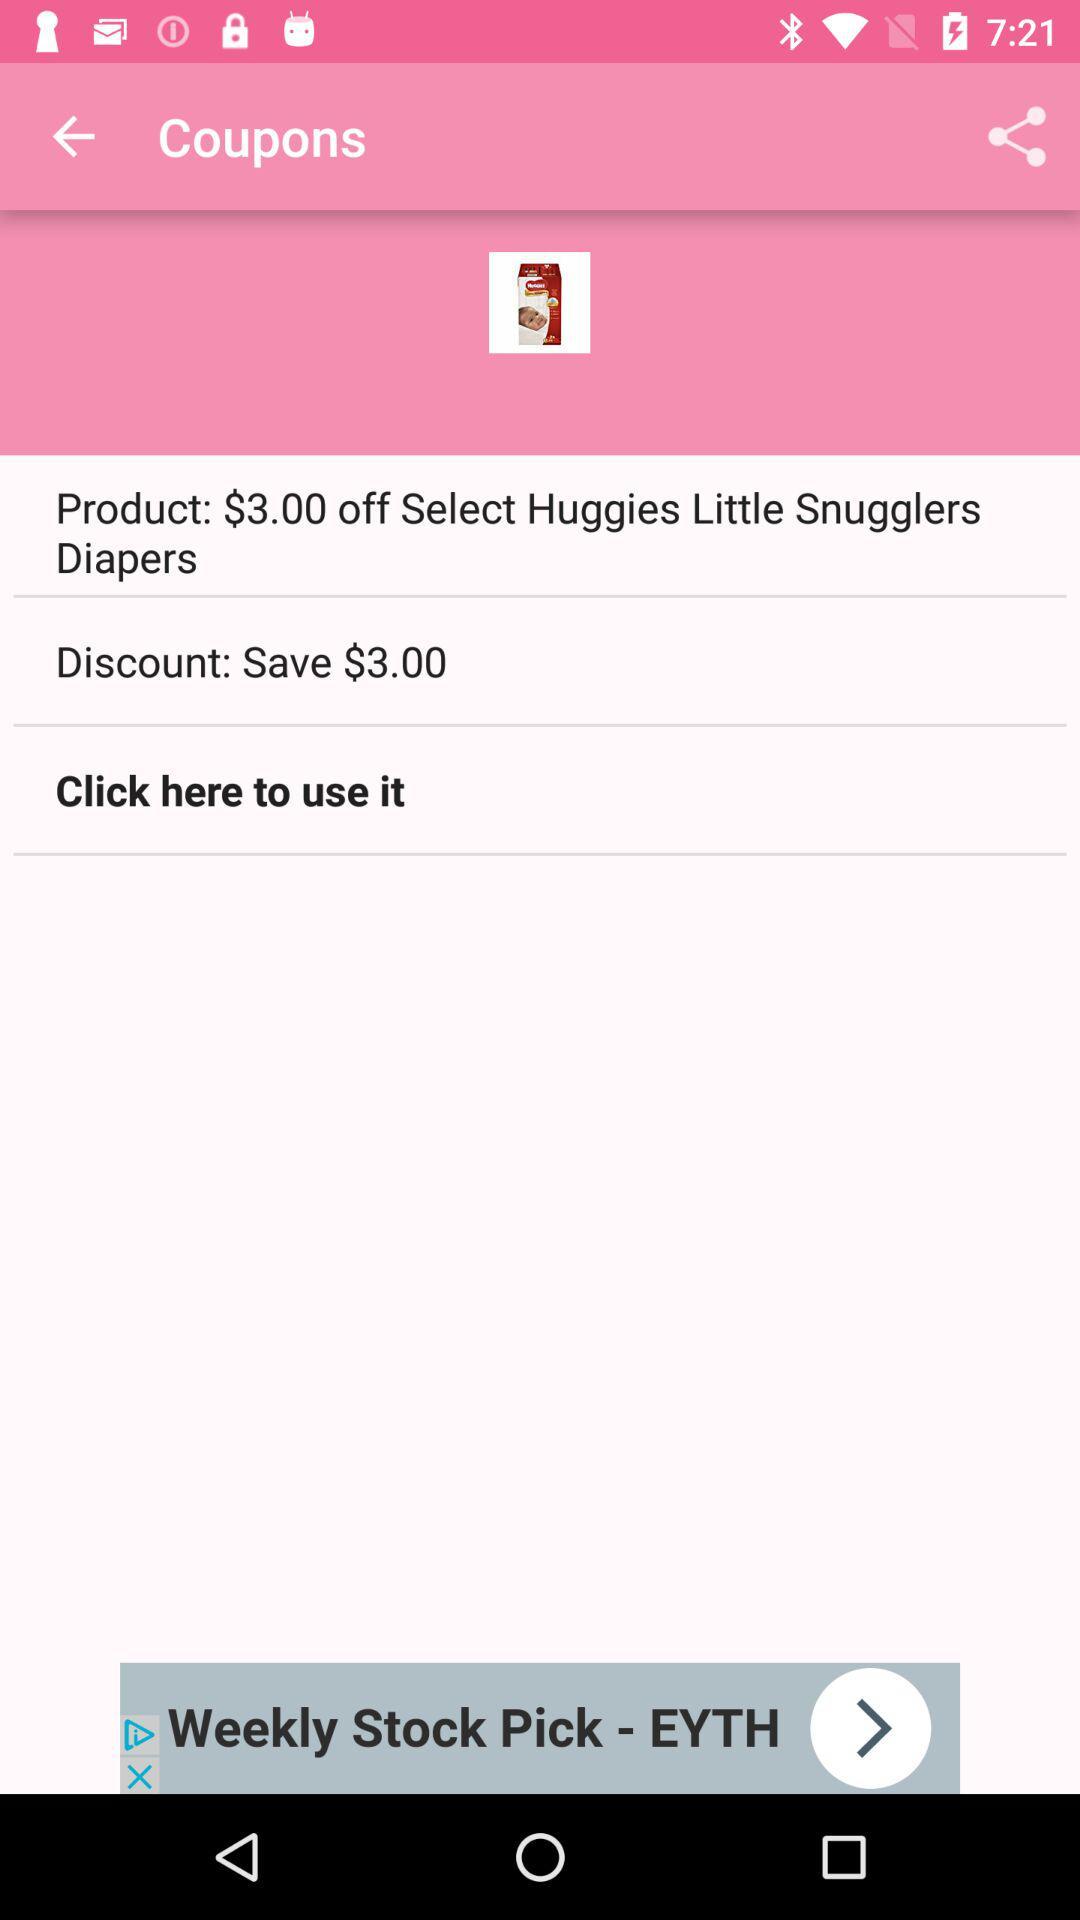 Image resolution: width=1080 pixels, height=1920 pixels. I want to click on open advertisement, so click(540, 1727).